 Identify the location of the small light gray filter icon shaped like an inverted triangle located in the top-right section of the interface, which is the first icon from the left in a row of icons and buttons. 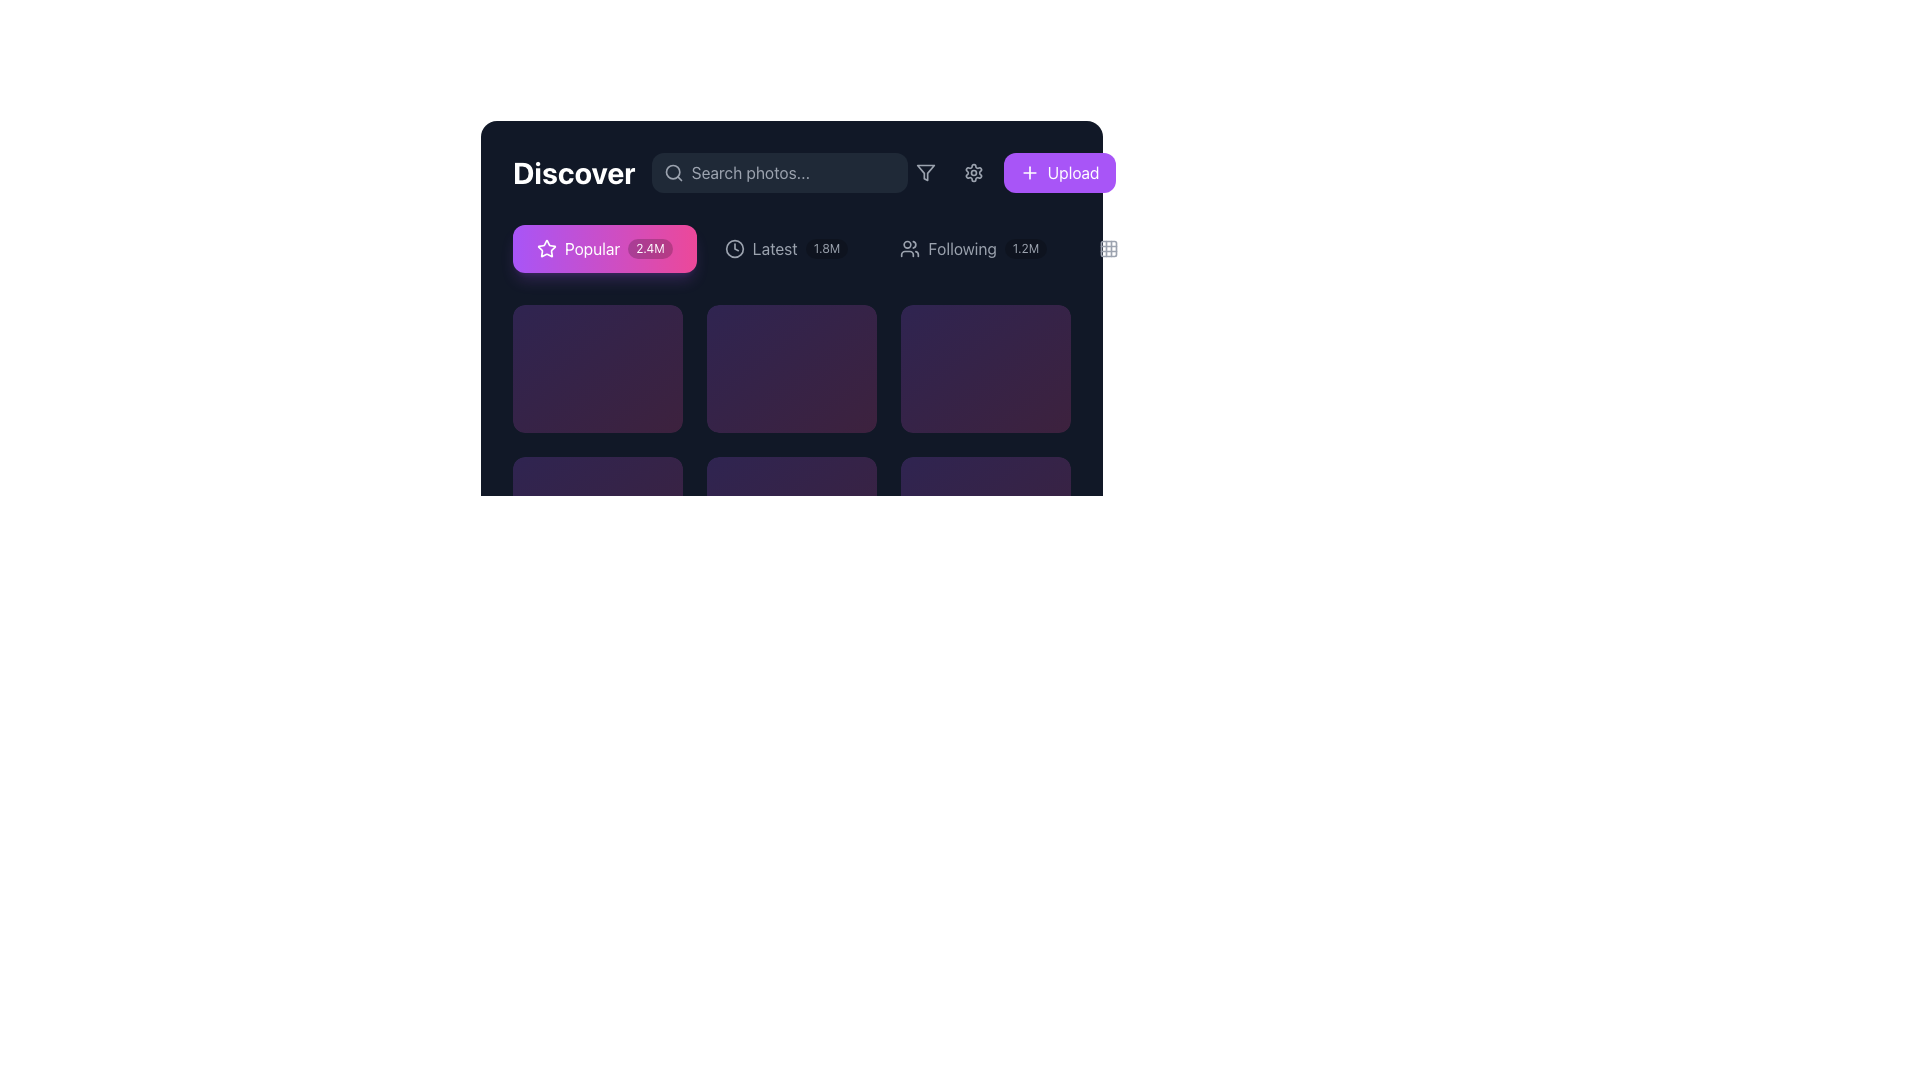
(924, 172).